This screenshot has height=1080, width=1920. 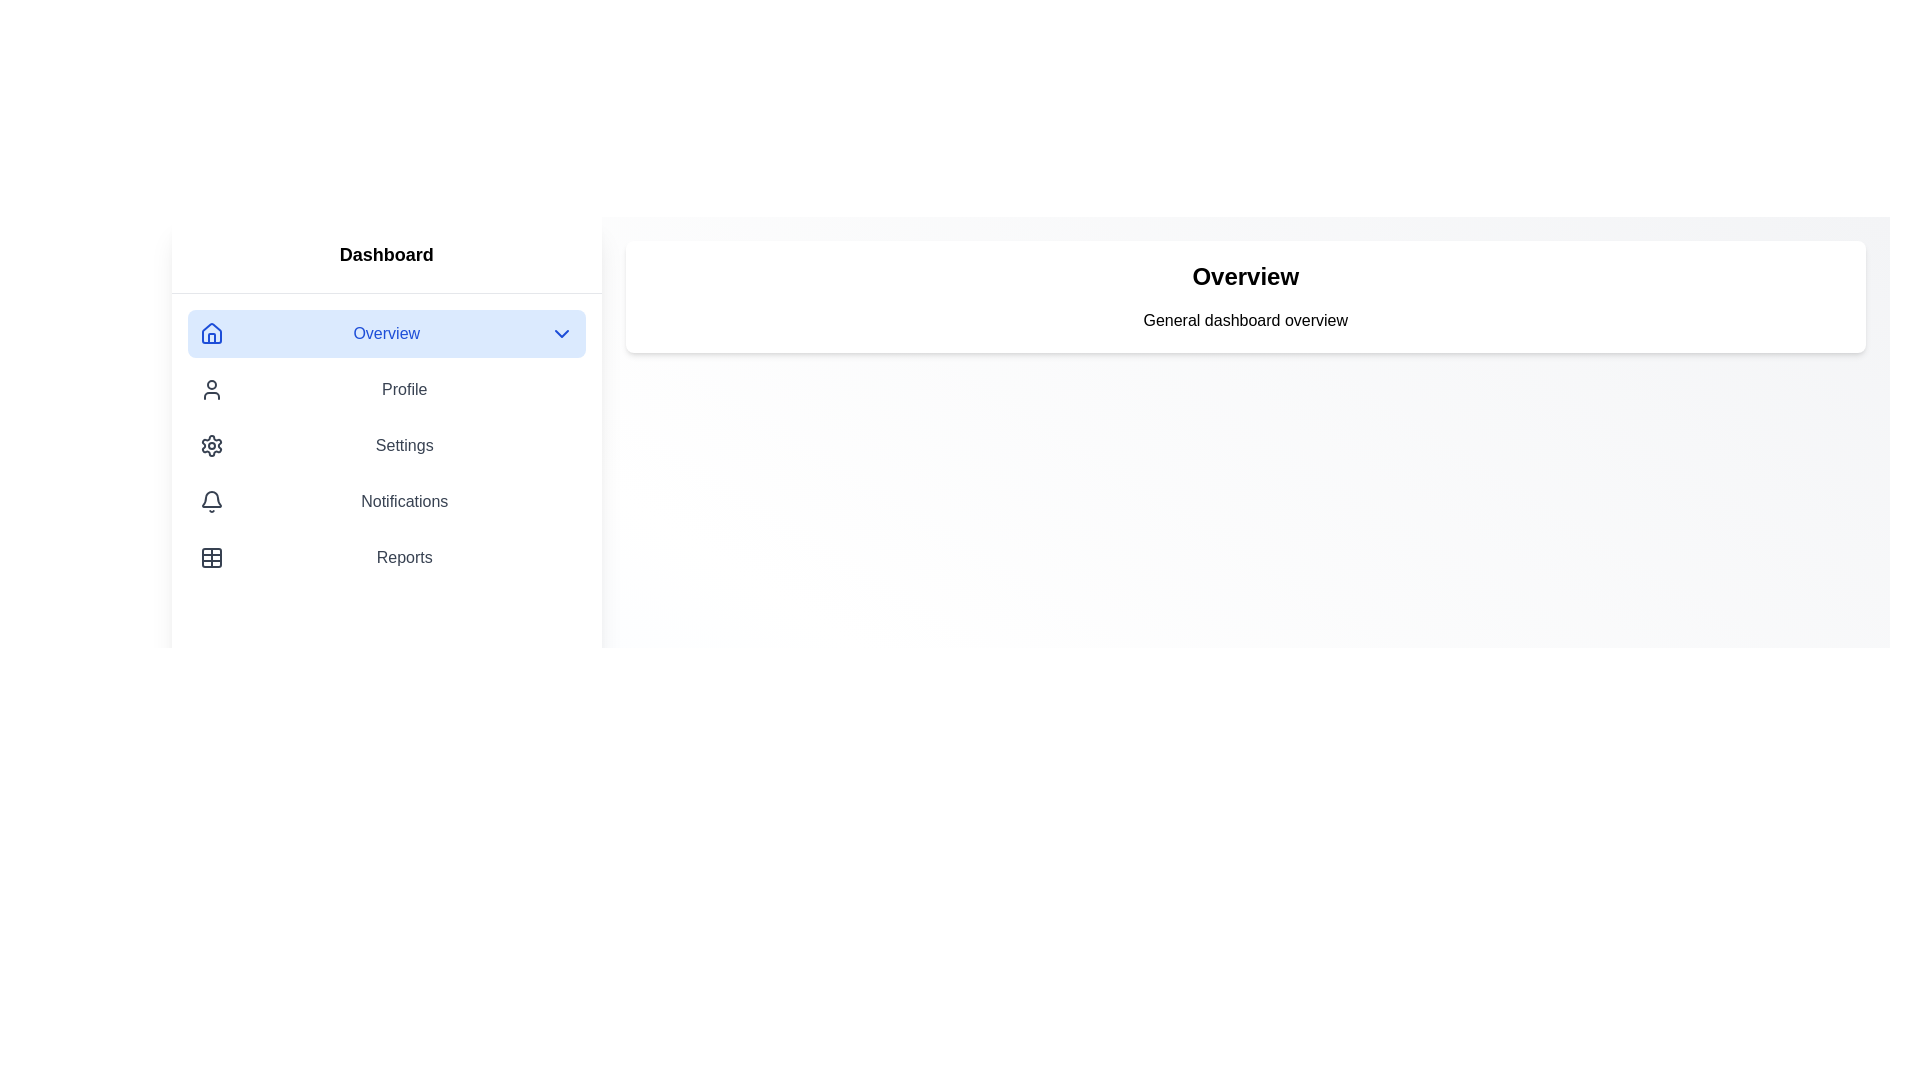 I want to click on the menu item Notifications in the sidebar to navigate to its respective content, so click(x=386, y=500).